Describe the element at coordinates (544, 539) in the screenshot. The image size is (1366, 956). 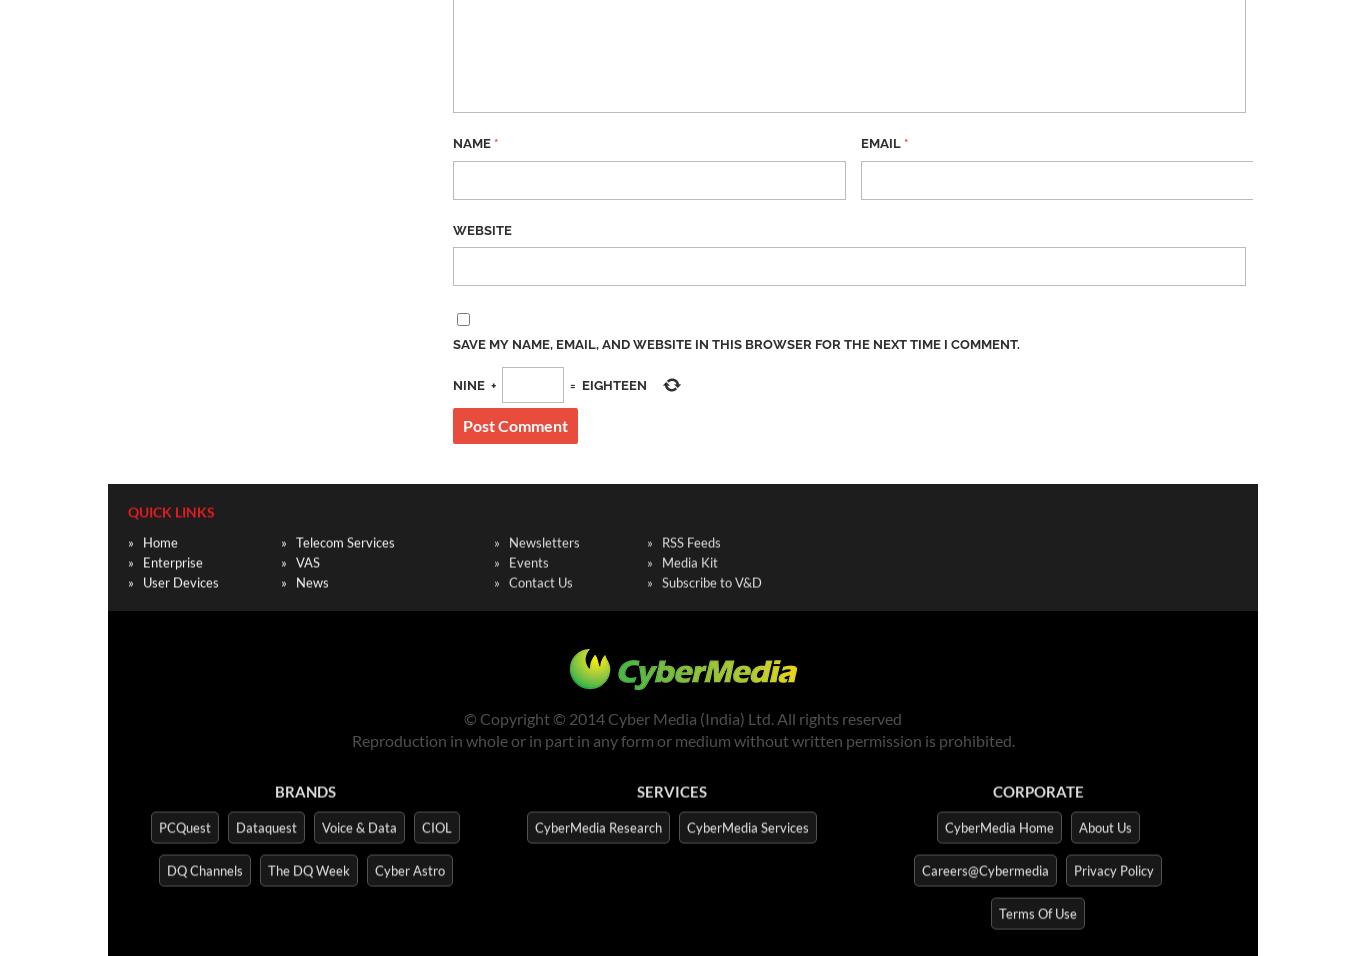
I see `'Newsletters'` at that location.